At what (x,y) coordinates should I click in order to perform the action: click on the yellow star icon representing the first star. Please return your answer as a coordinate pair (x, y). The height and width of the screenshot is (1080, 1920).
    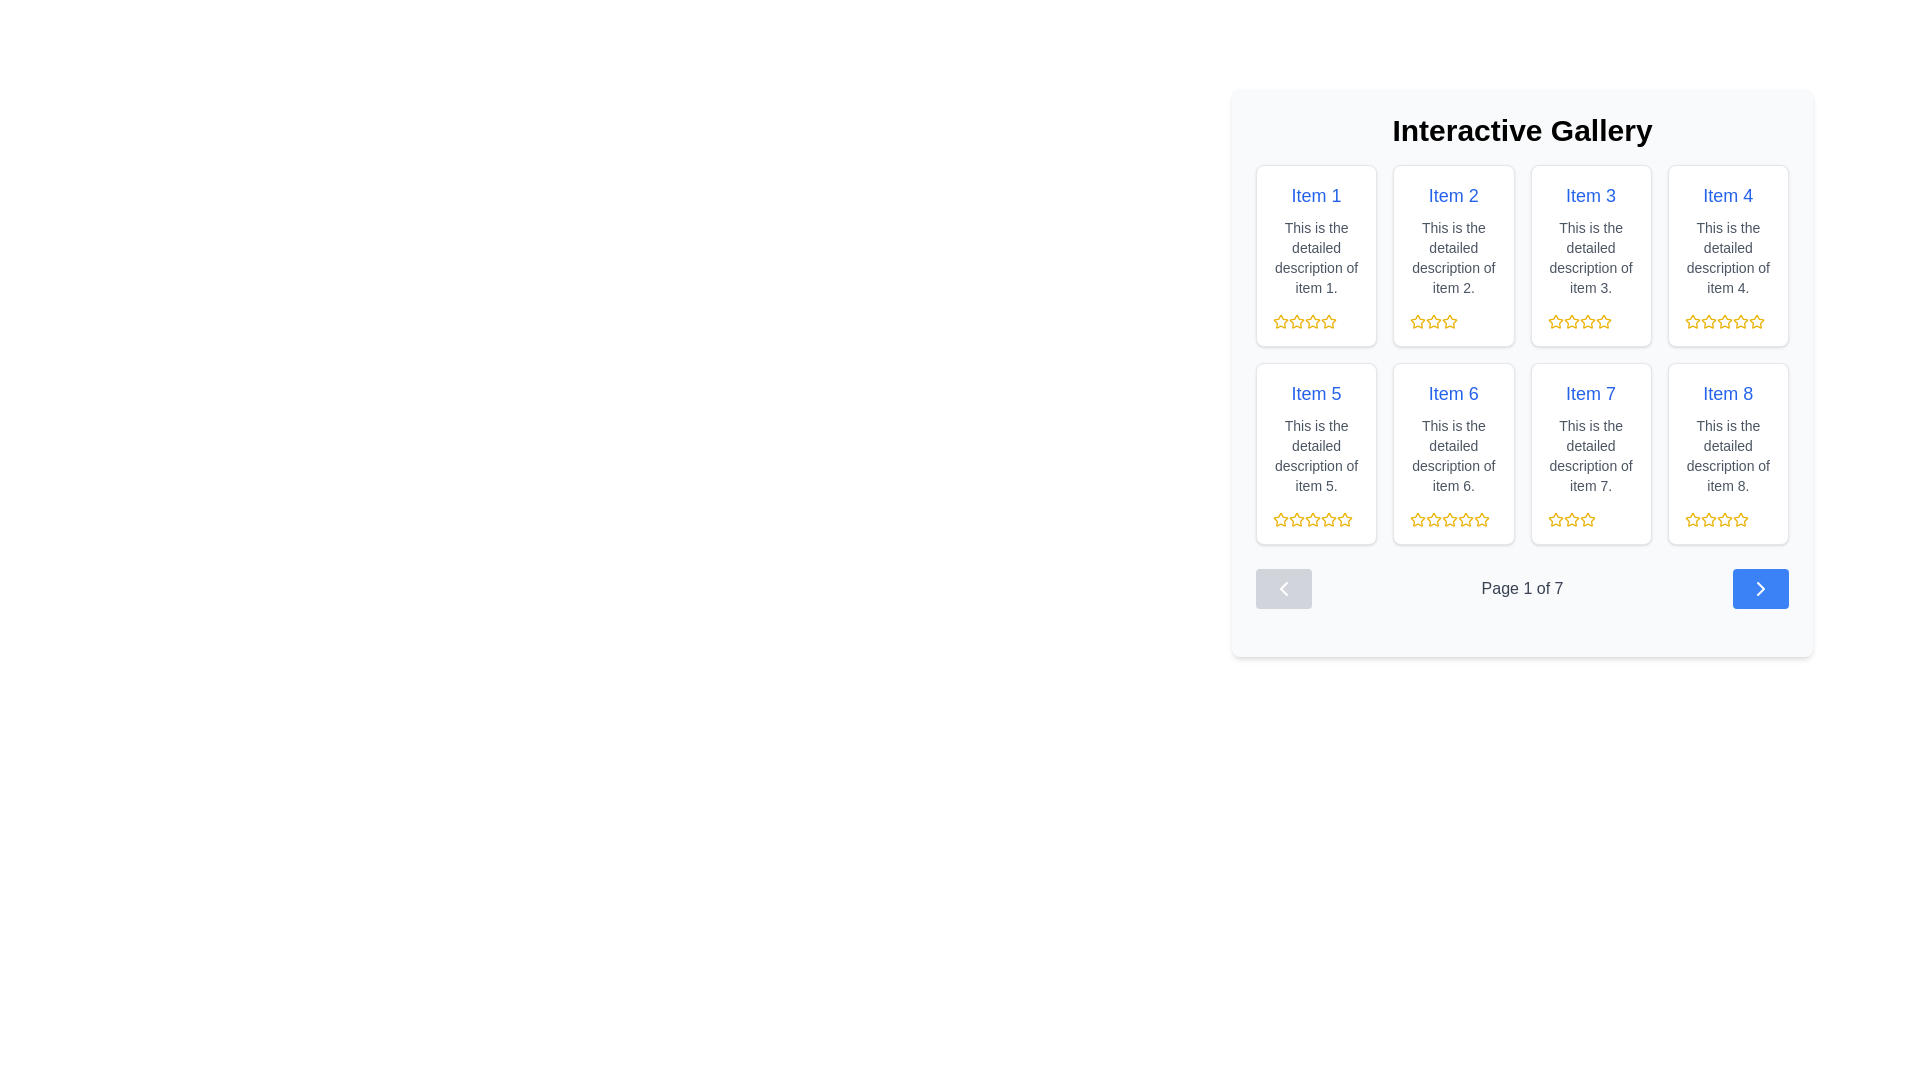
    Looking at the image, I should click on (1707, 518).